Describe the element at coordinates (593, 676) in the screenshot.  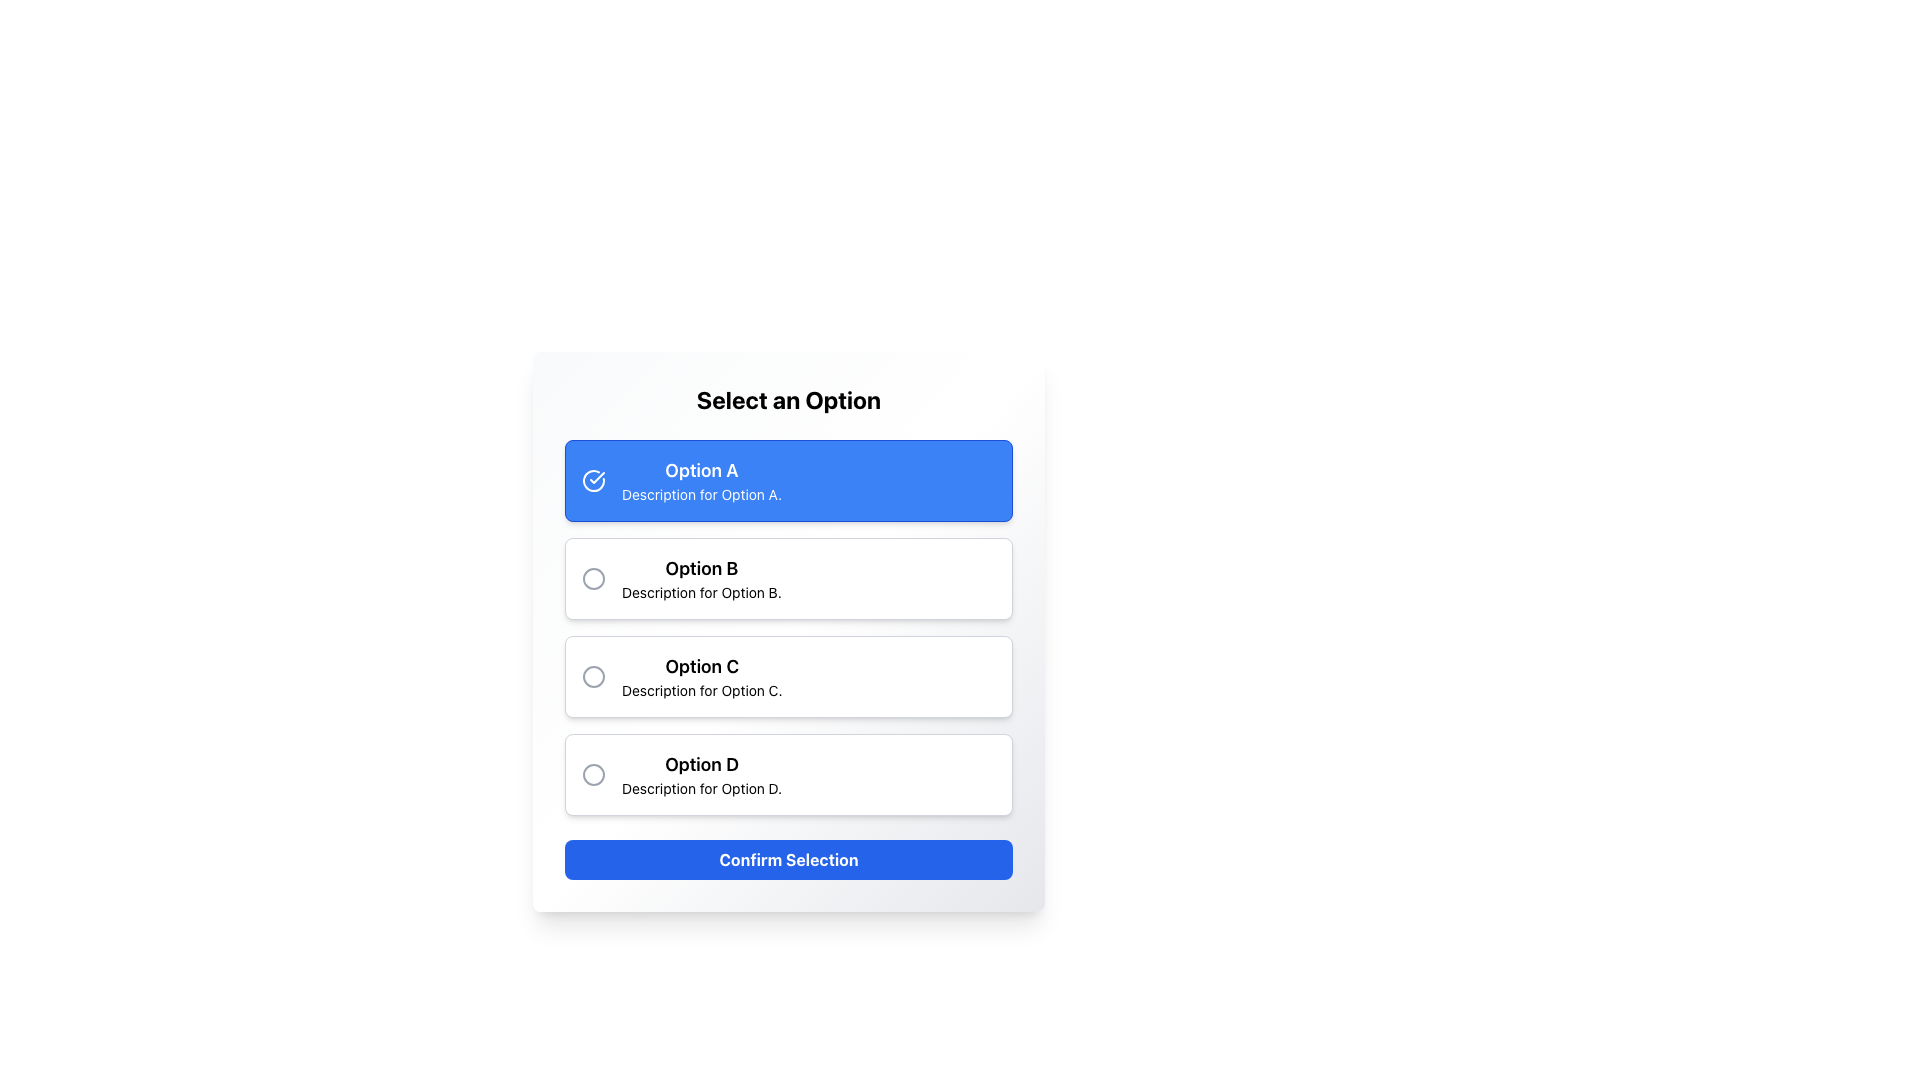
I see `the circular graphical element that is part of the checkbox or radio button for 'Option C' to trigger any hover effects` at that location.